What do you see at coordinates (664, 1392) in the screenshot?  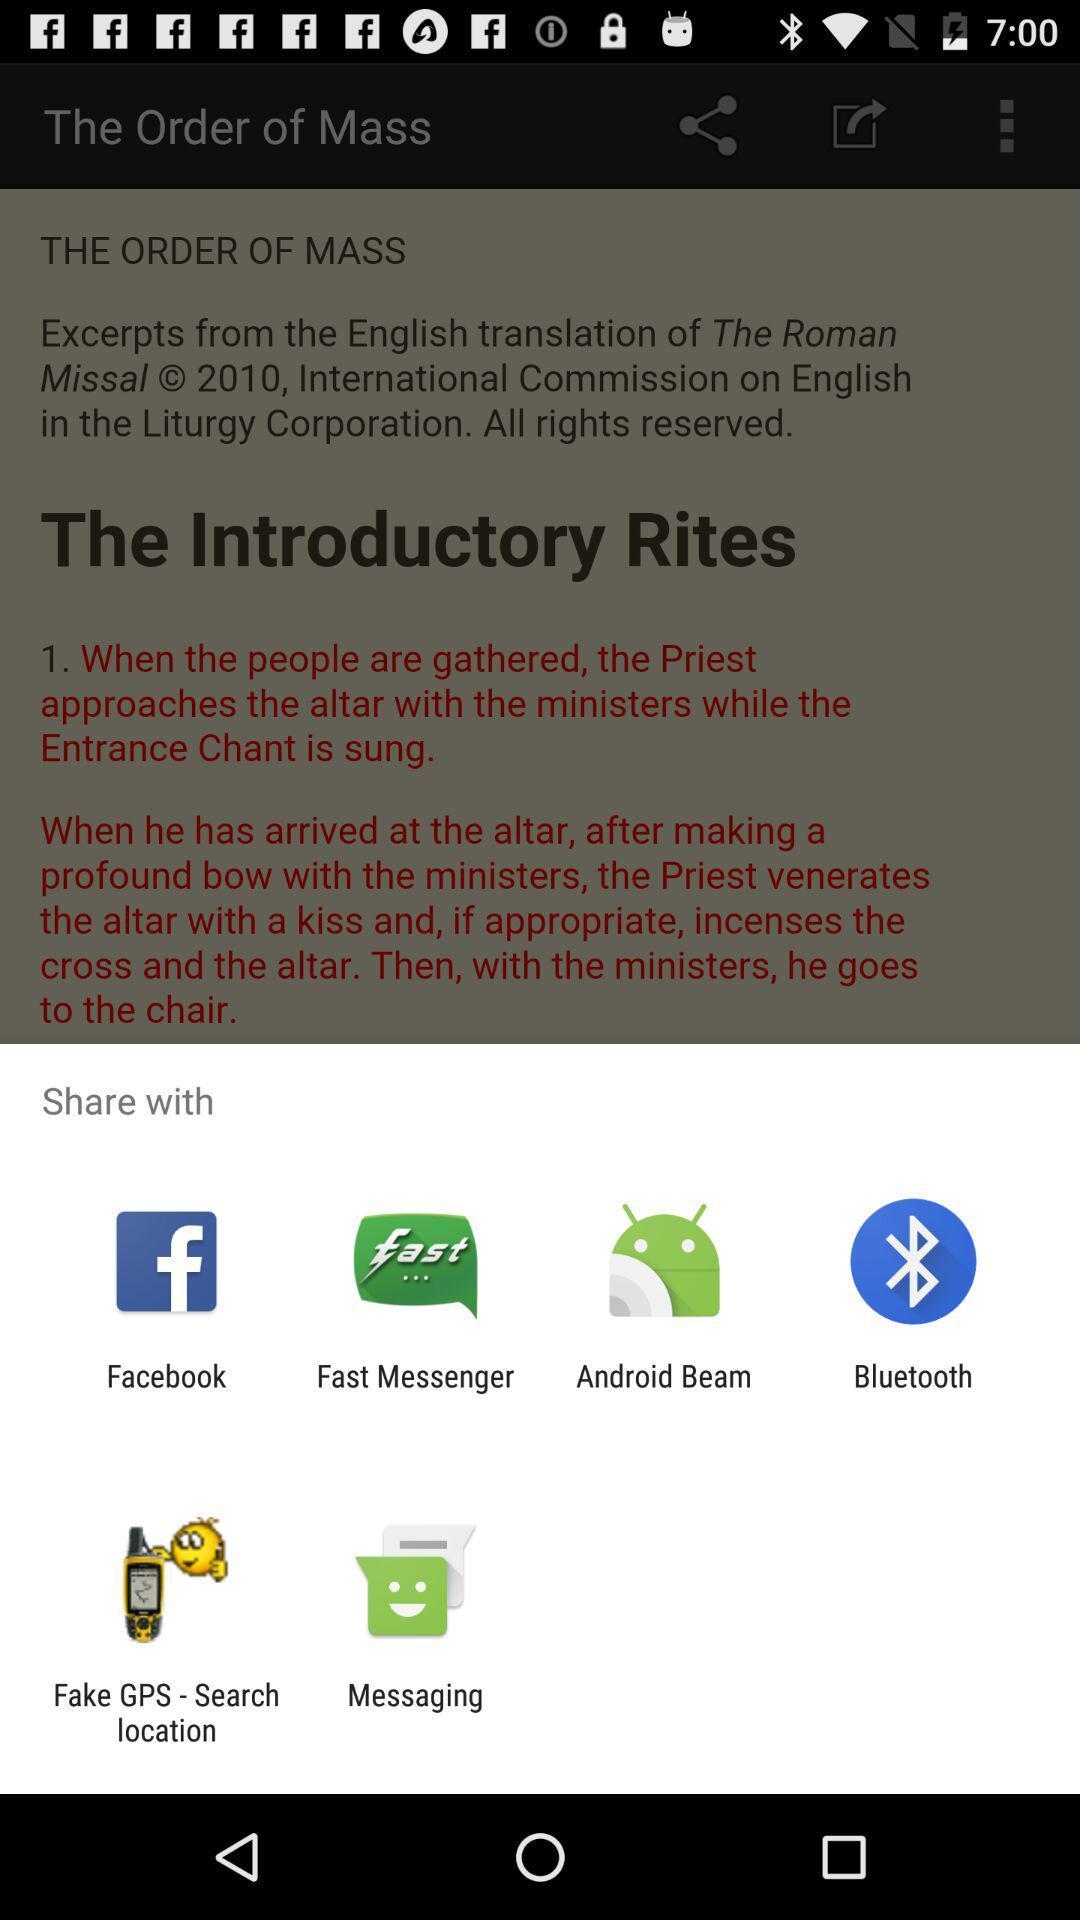 I see `the android beam icon` at bounding box center [664, 1392].